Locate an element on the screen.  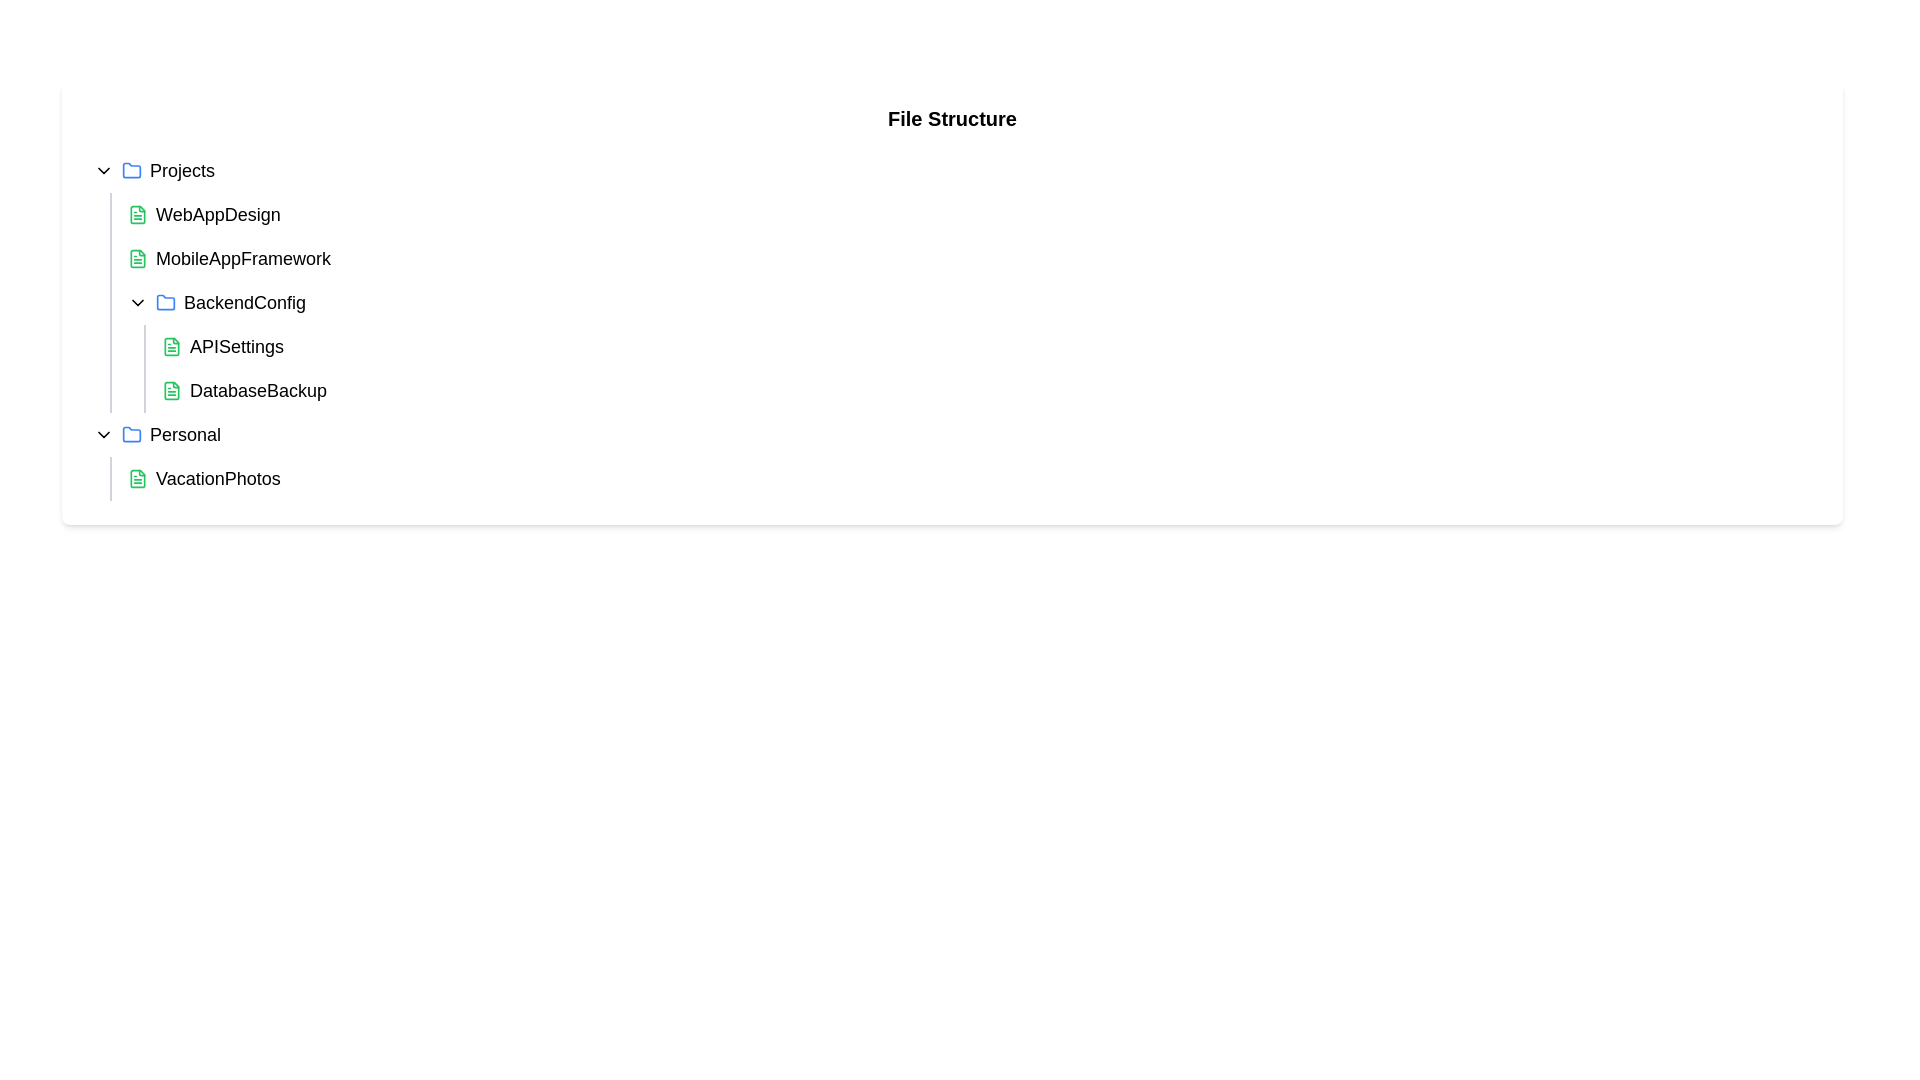
the small document icon with green strokes located to the left of the text 'WebAppDesign' is located at coordinates (137, 215).